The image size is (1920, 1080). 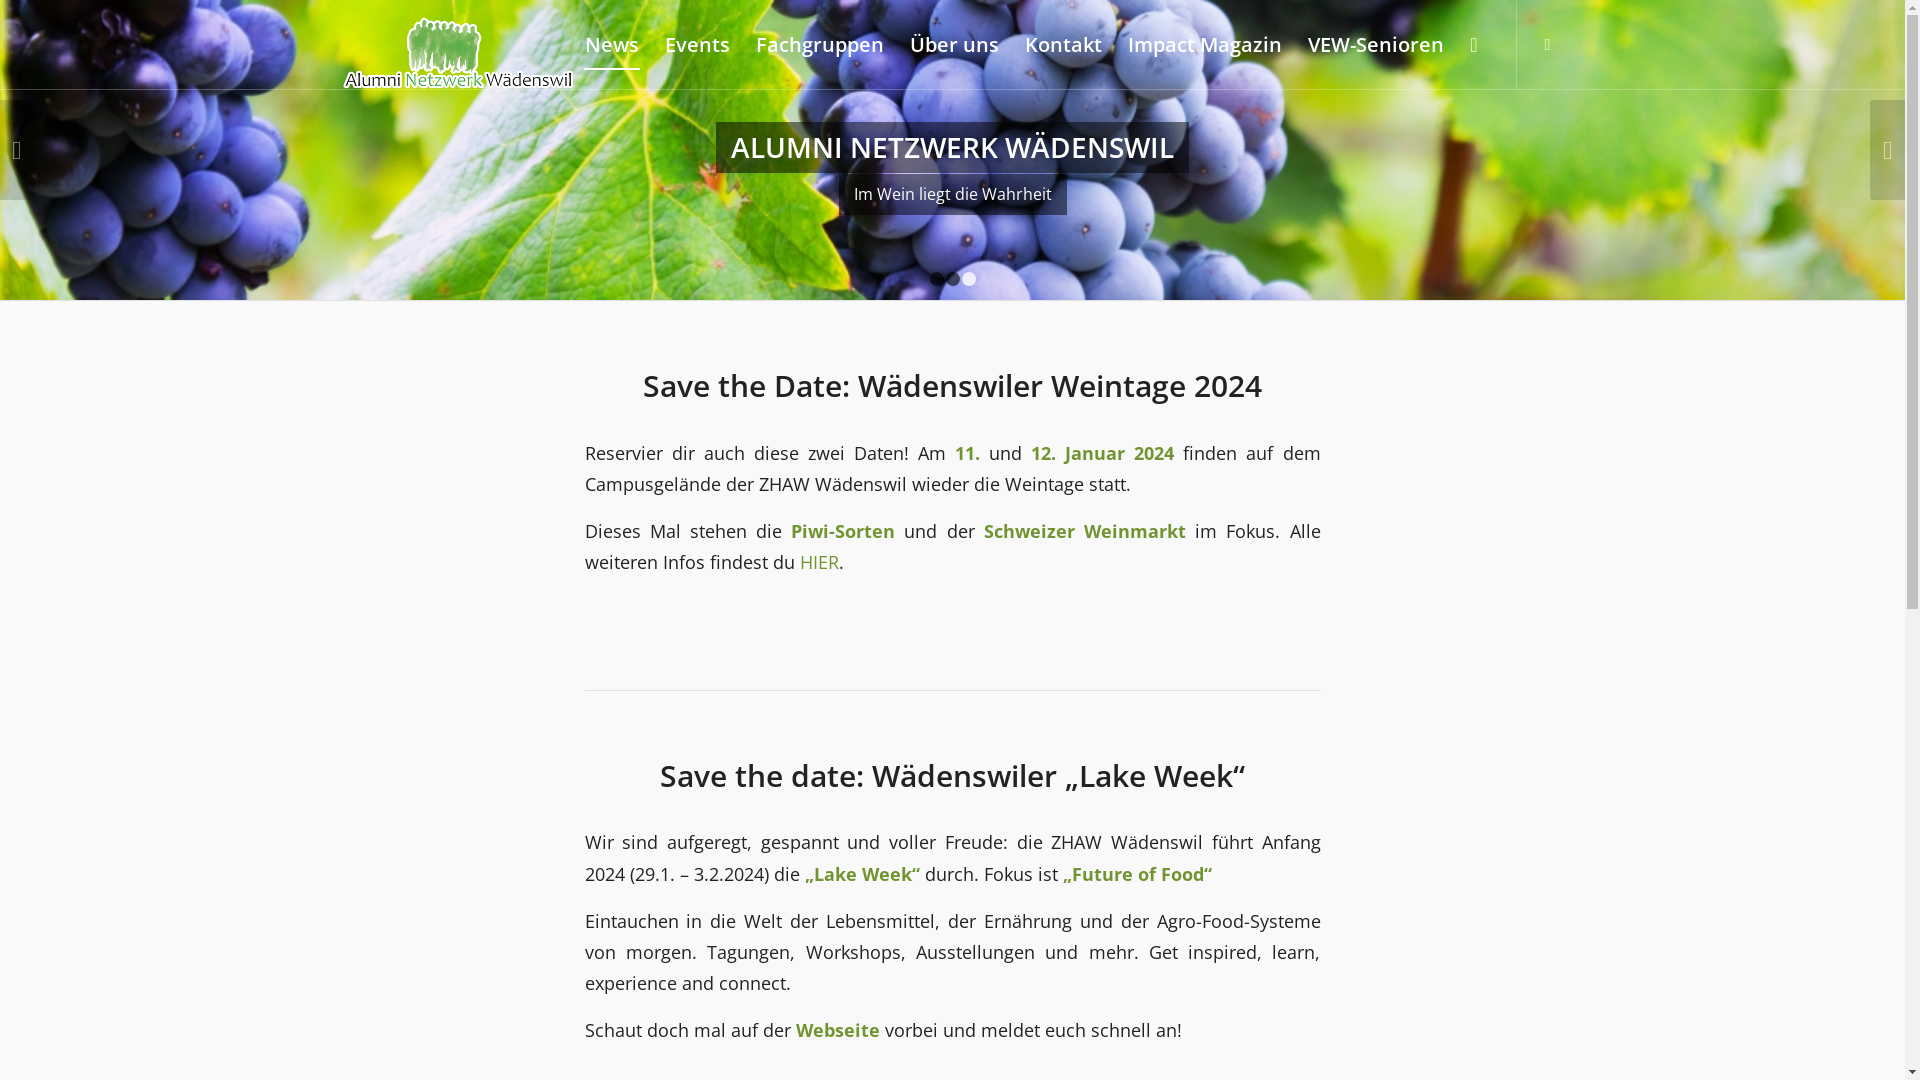 I want to click on 'Fachgruppen', so click(x=820, y=45).